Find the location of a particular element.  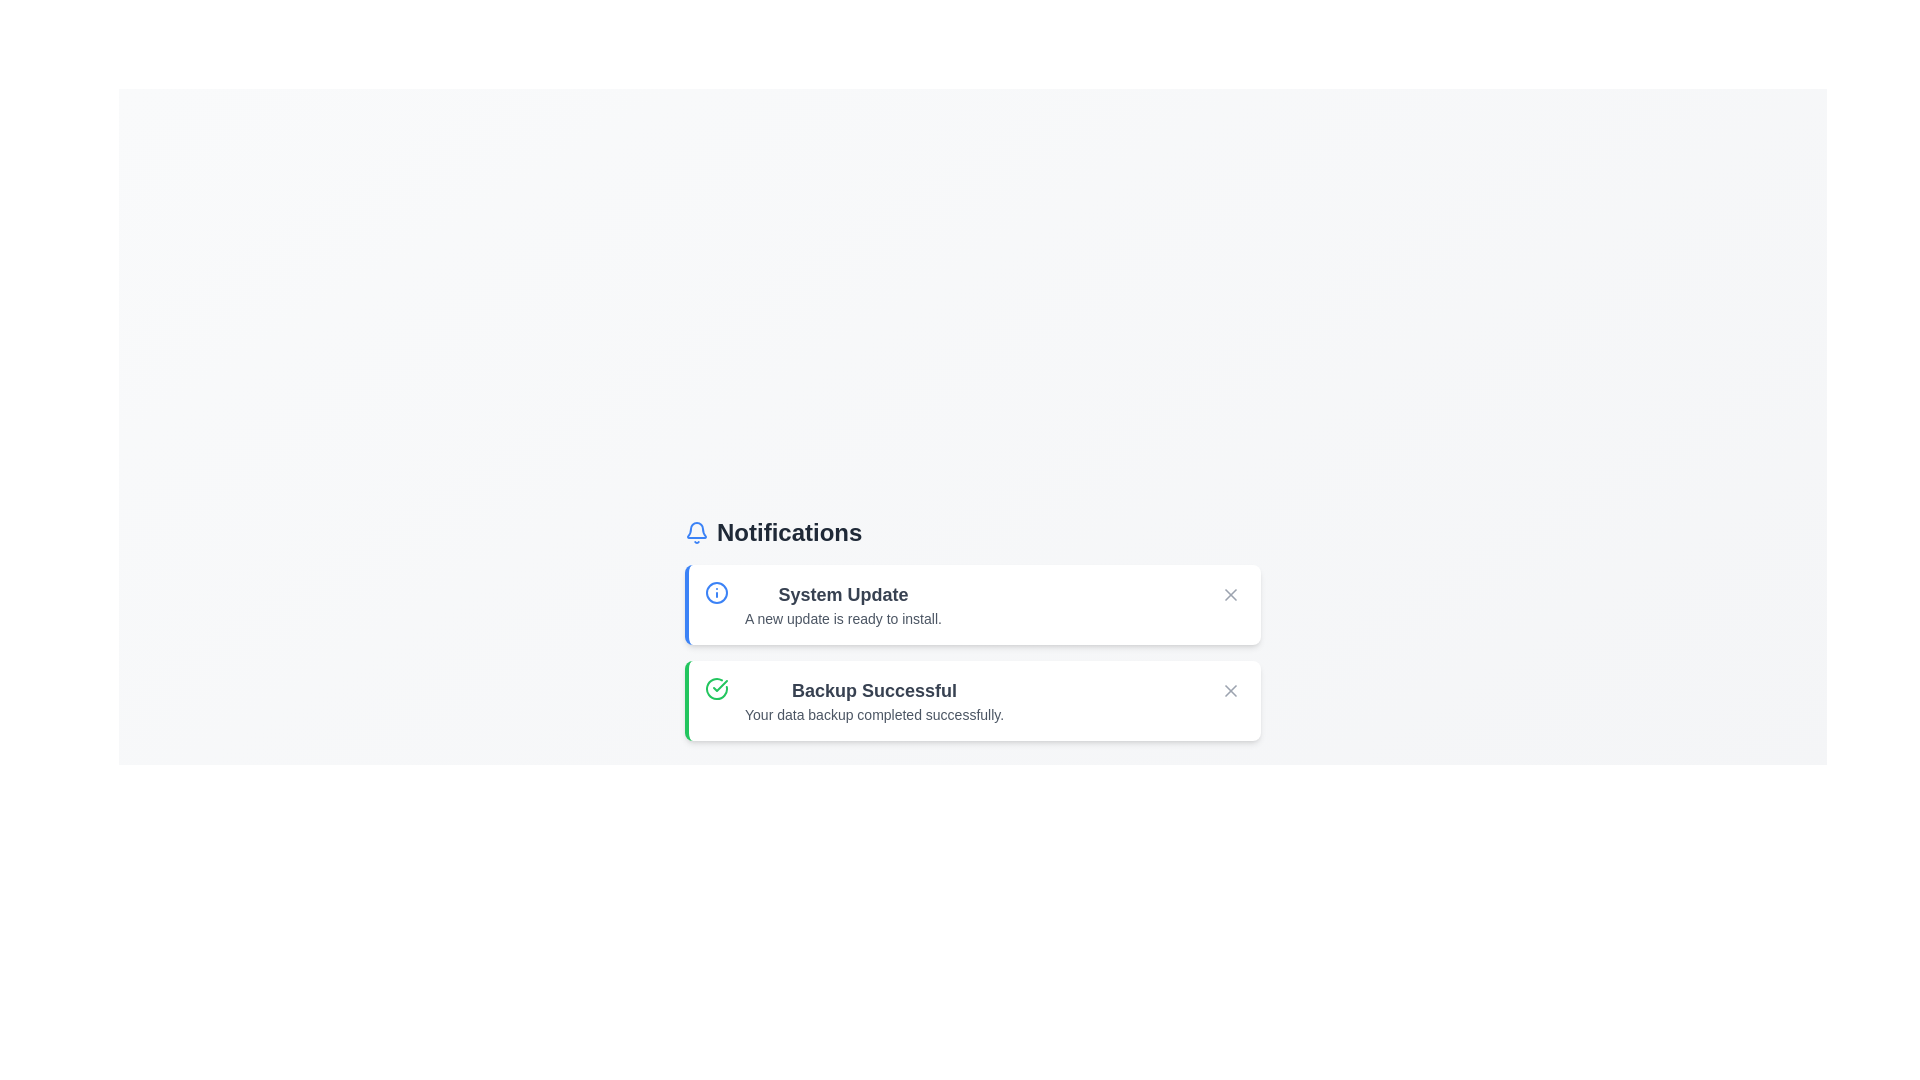

the close icon button (X) located in the top-right corner of the 'Backup Successful' notification is located at coordinates (1229, 689).